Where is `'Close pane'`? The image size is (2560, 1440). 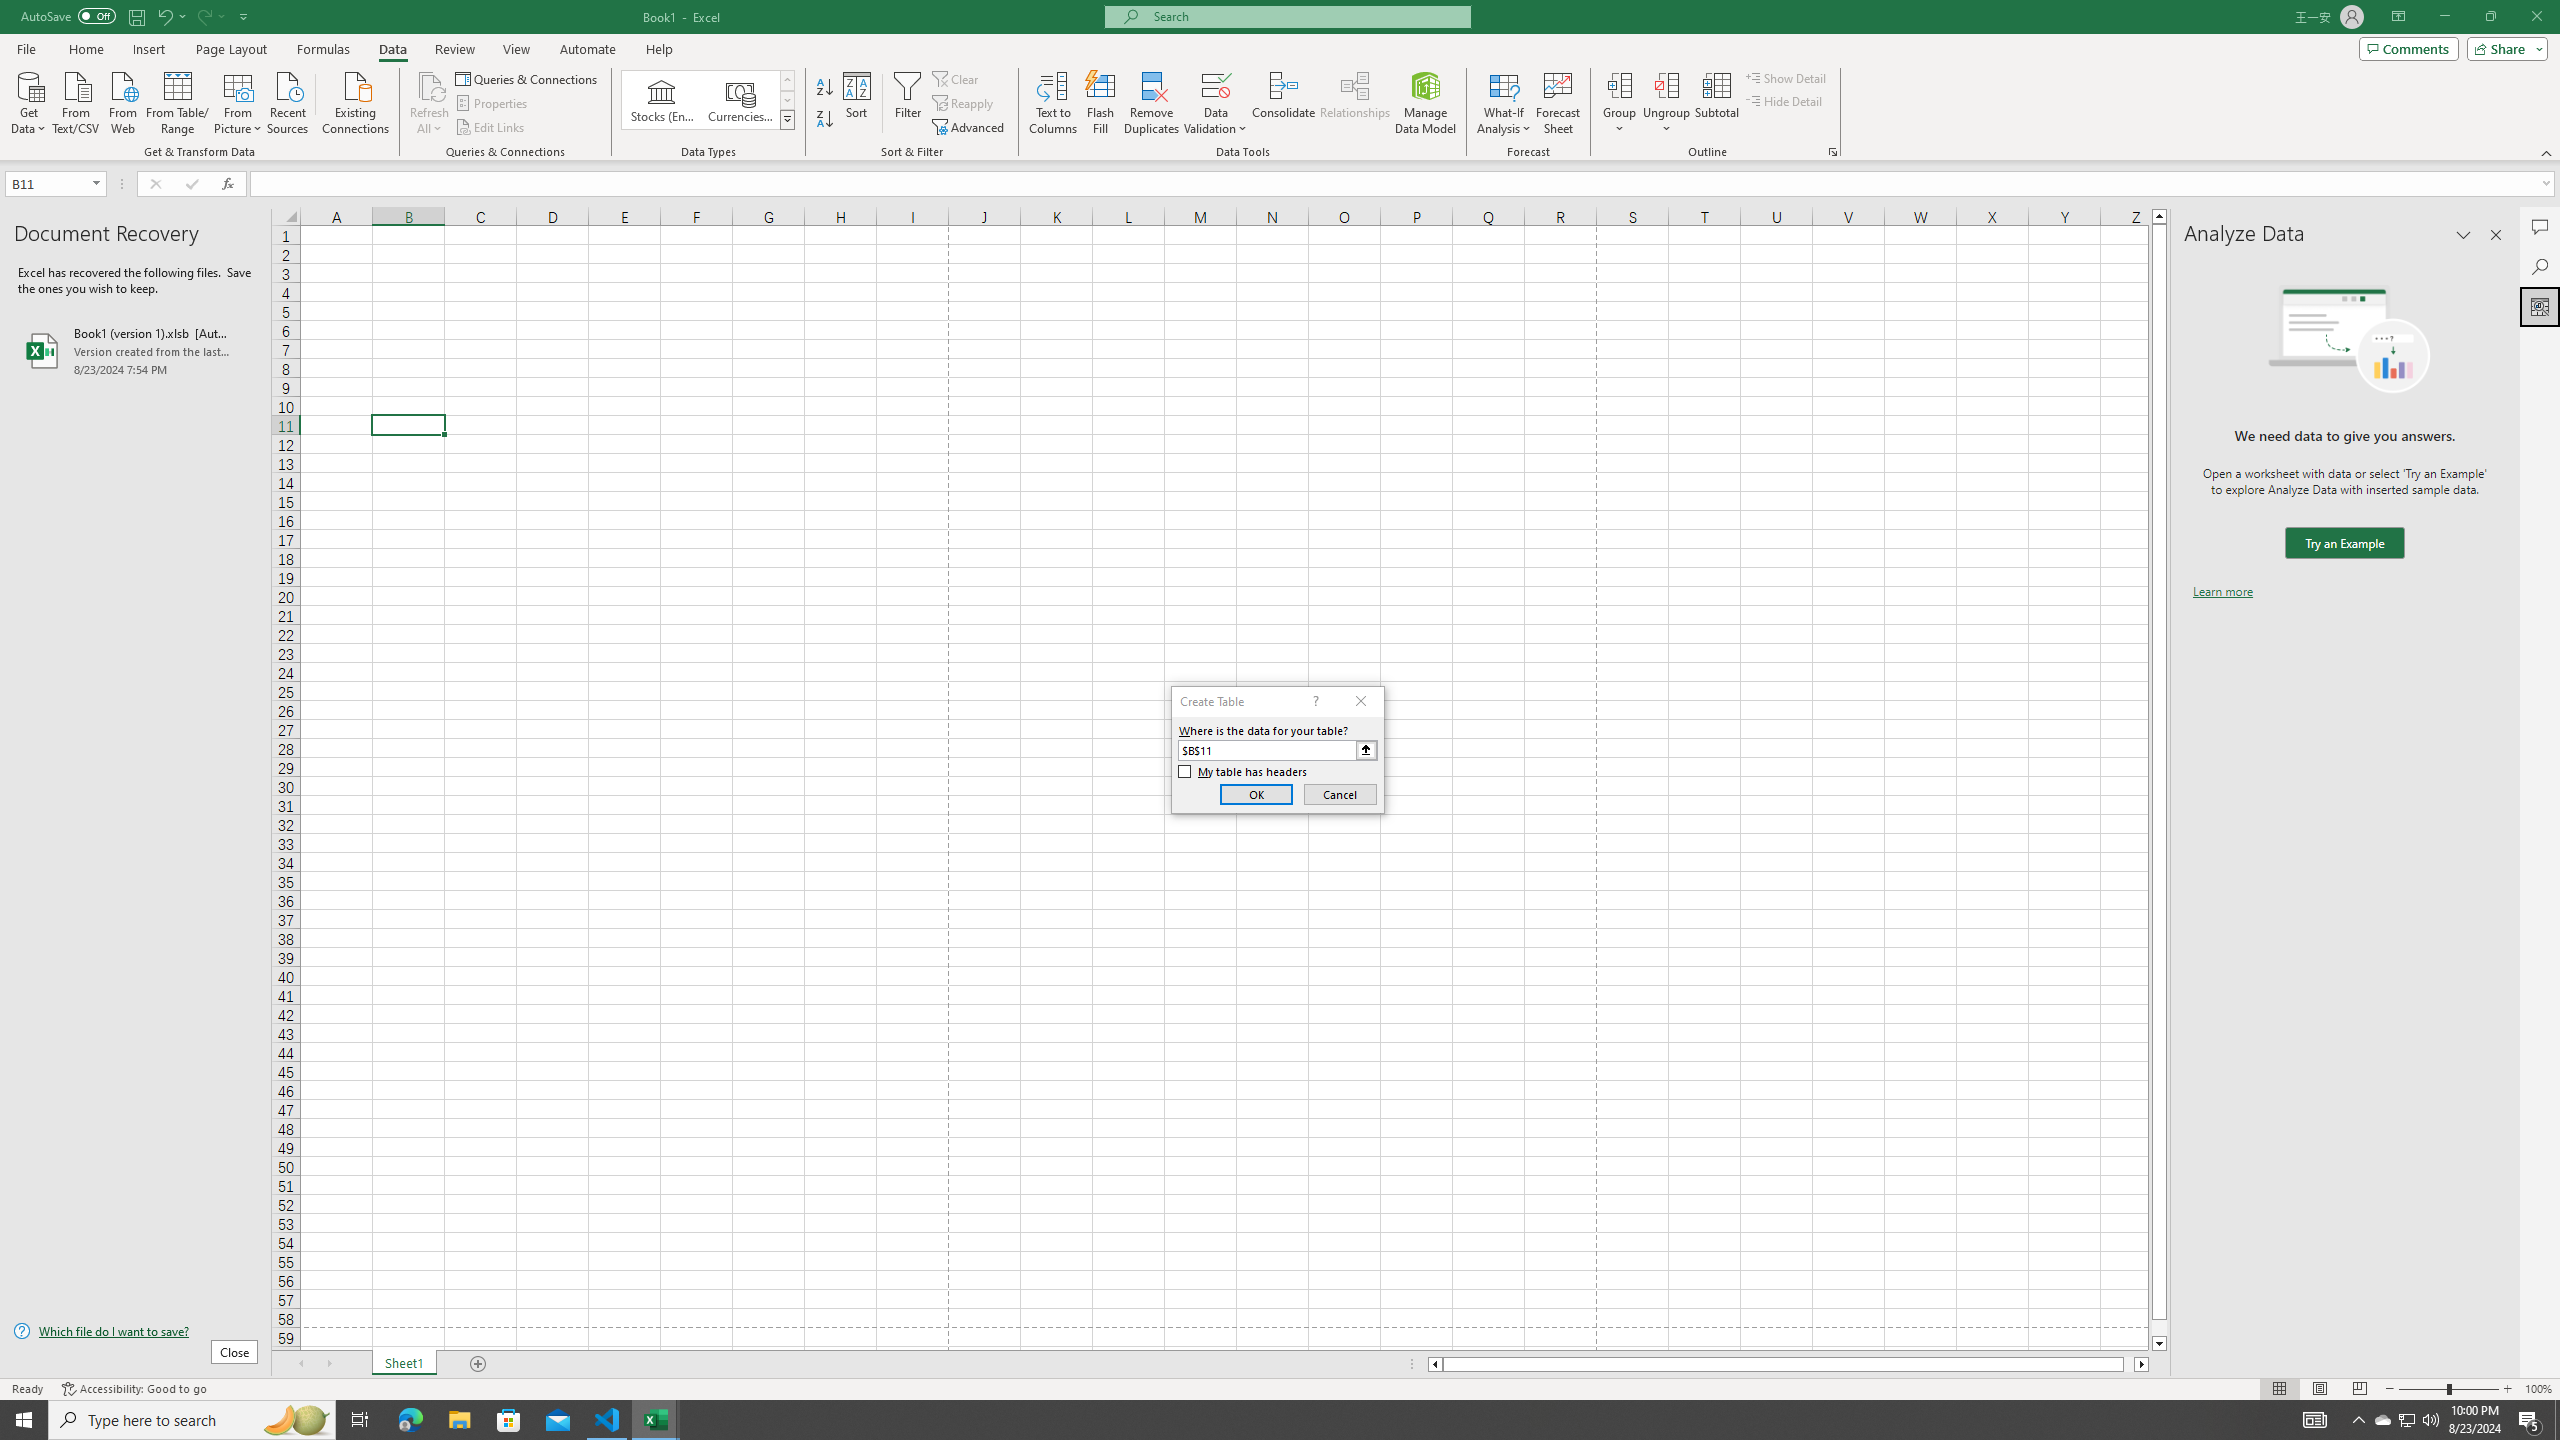 'Close pane' is located at coordinates (2495, 234).